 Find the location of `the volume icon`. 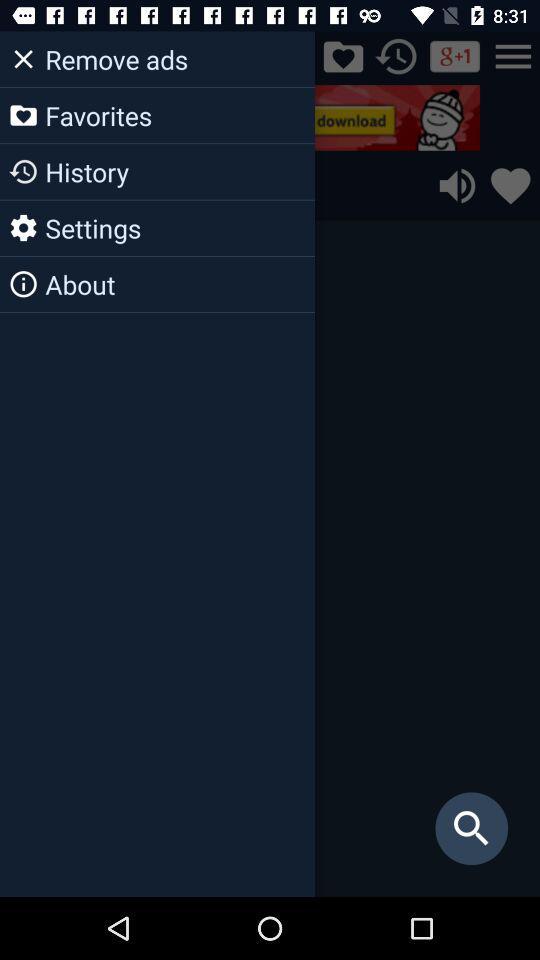

the volume icon is located at coordinates (457, 185).